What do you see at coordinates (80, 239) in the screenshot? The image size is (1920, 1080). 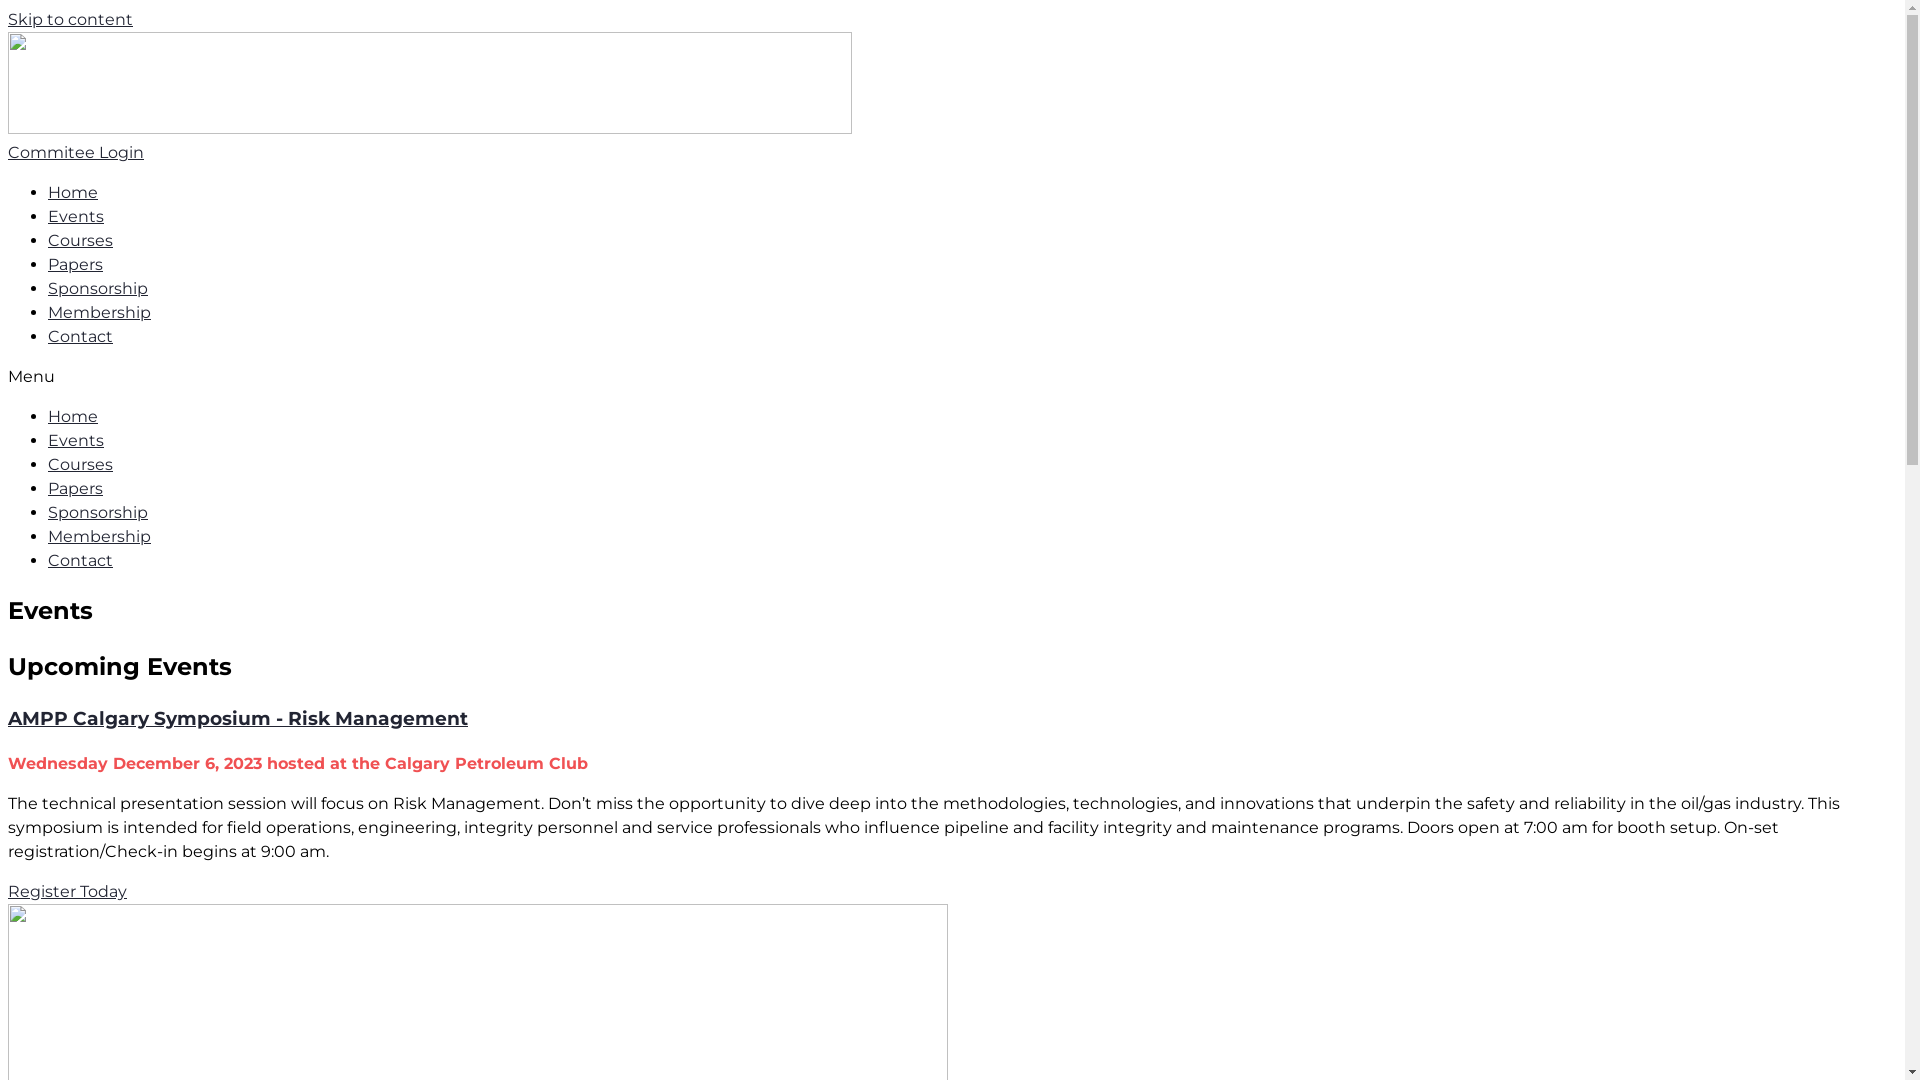 I see `'Courses'` at bounding box center [80, 239].